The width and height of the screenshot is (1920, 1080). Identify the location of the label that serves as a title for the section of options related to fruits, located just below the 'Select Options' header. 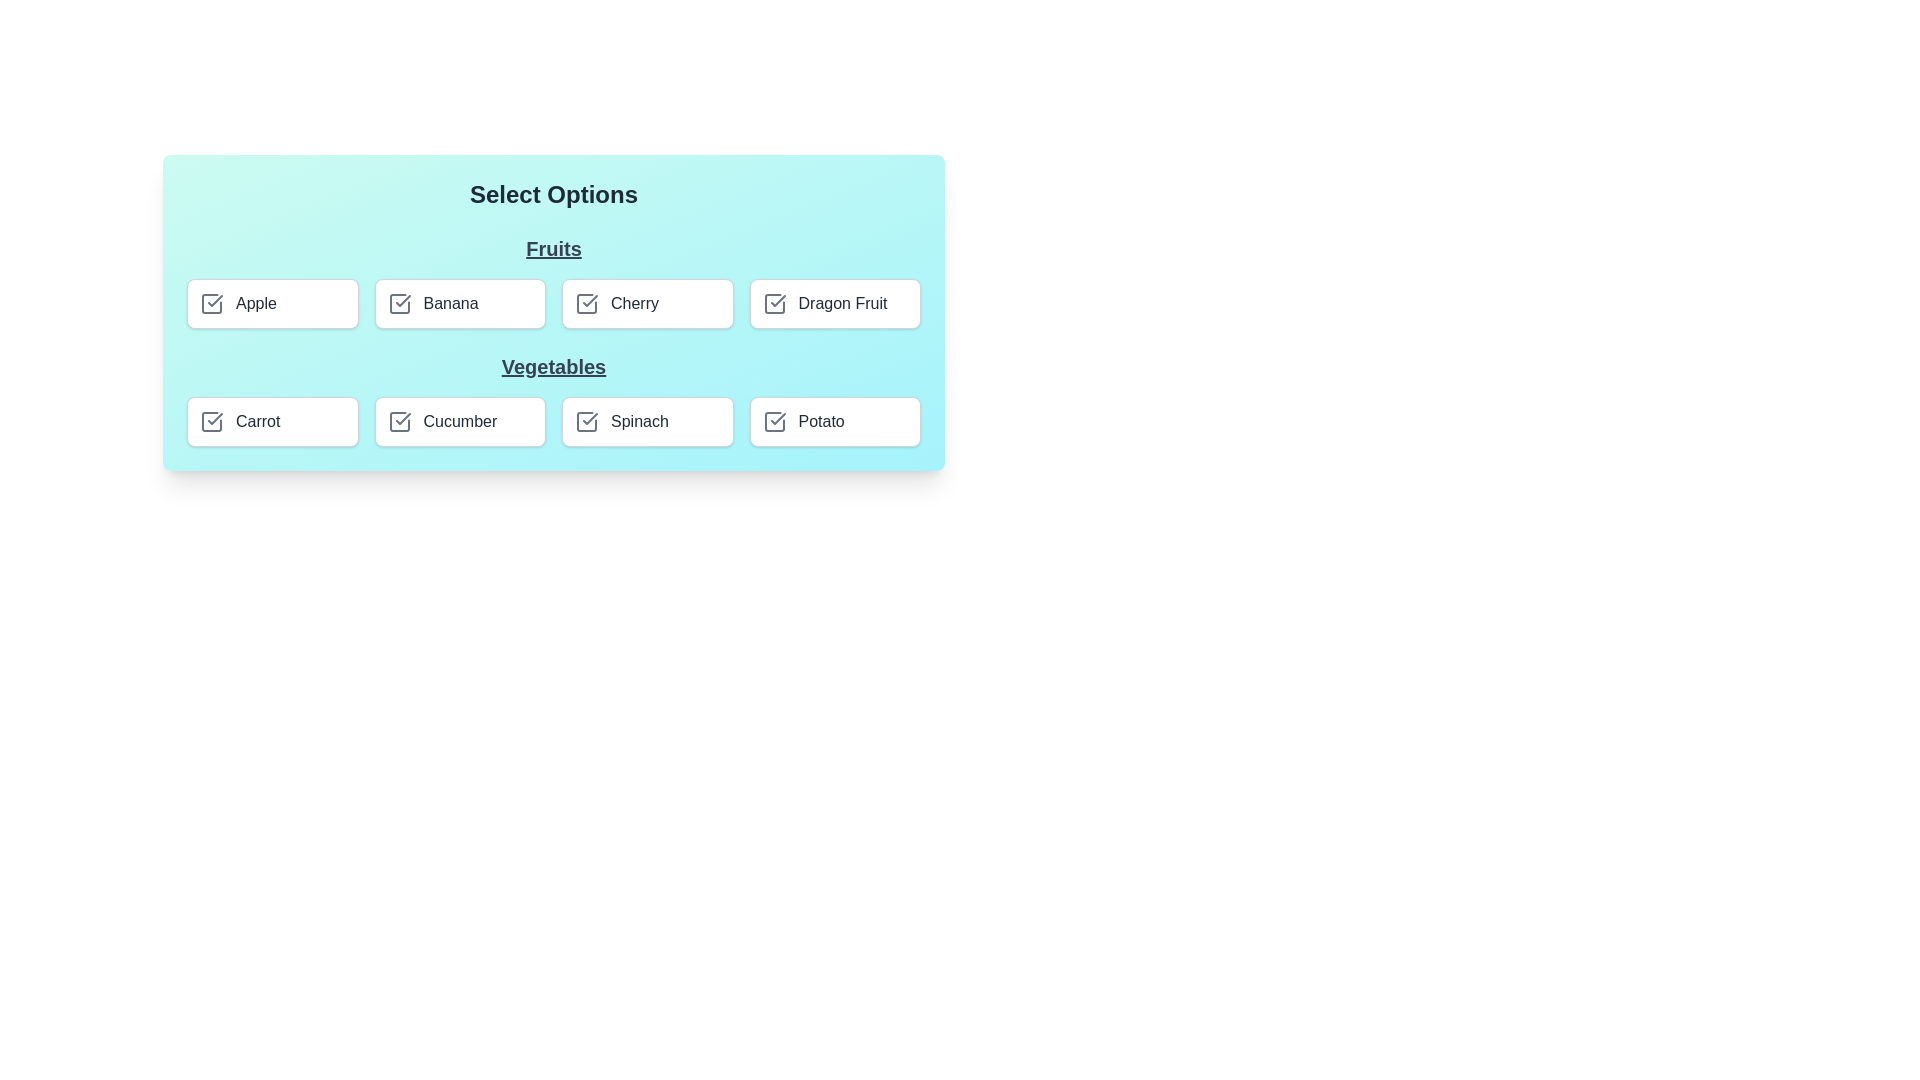
(553, 248).